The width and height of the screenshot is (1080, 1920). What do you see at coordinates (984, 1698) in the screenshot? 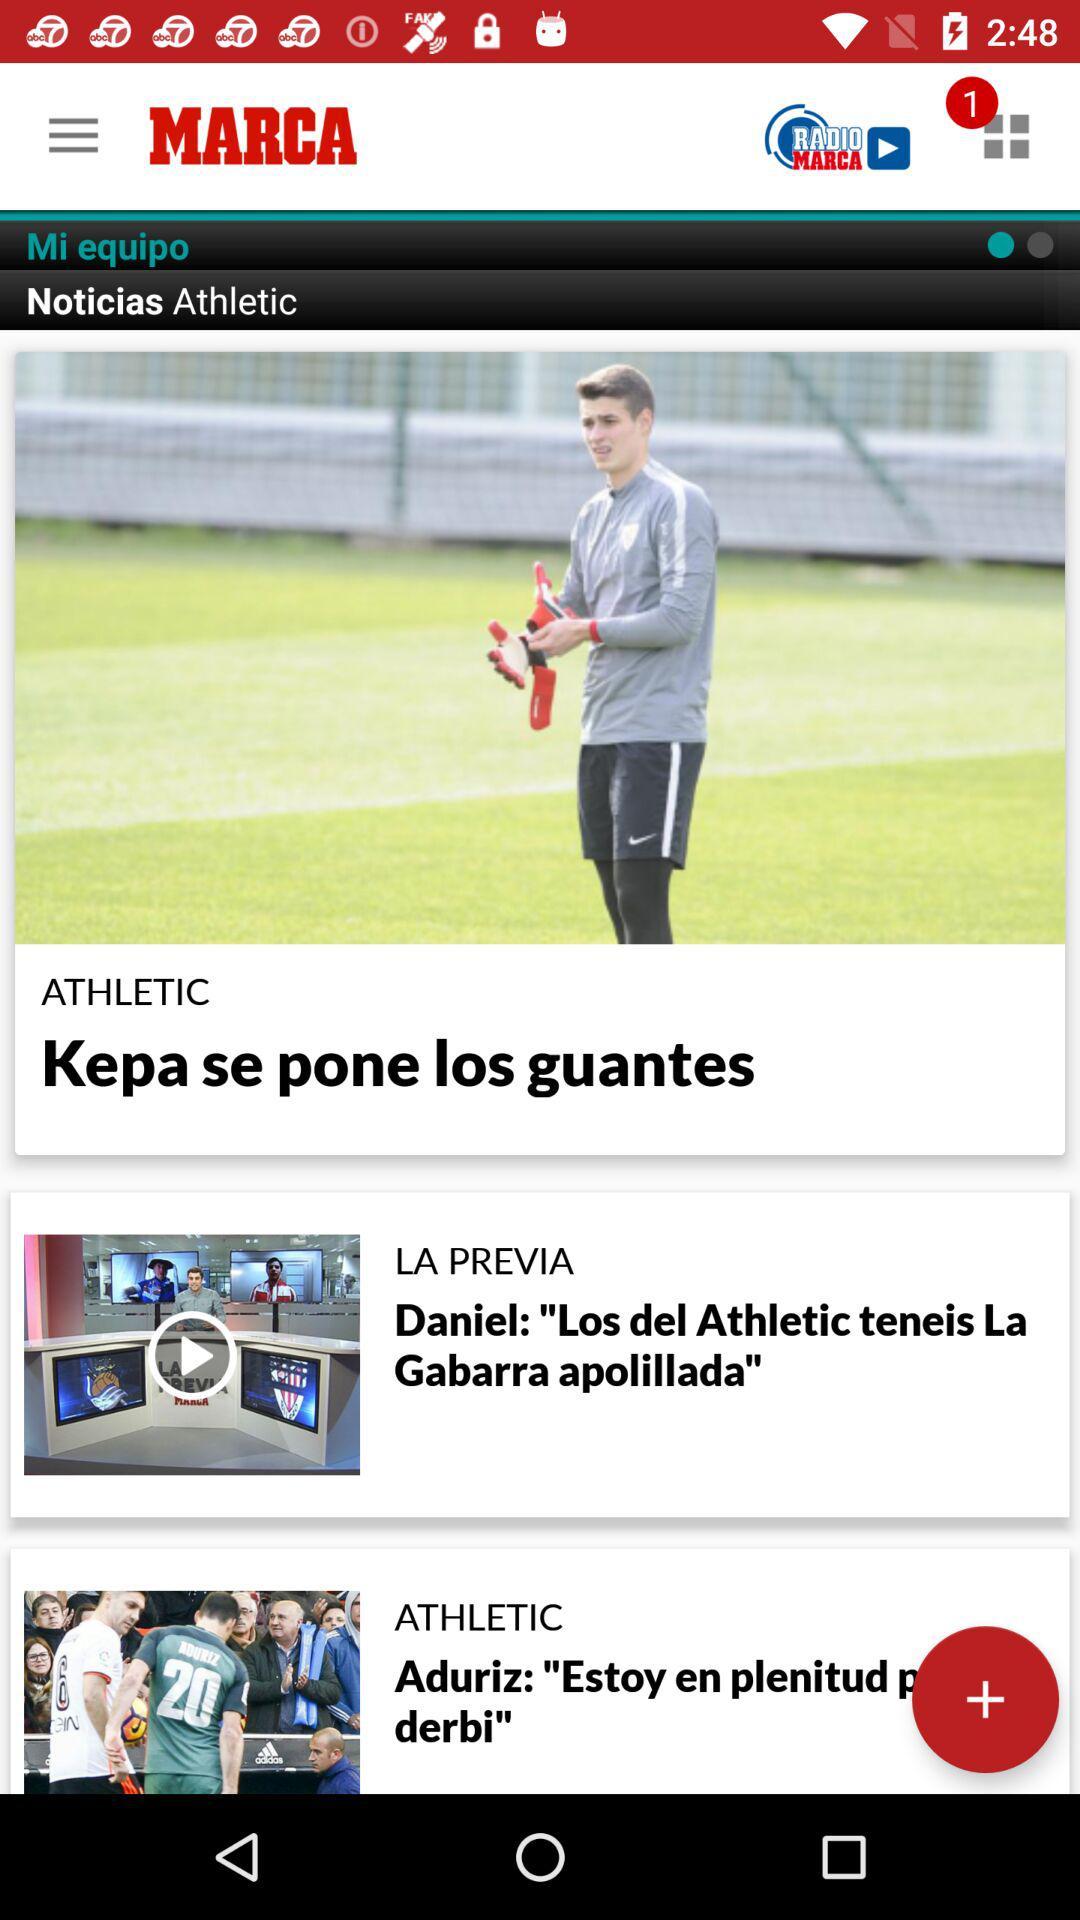
I see `item below daniel los del item` at bounding box center [984, 1698].